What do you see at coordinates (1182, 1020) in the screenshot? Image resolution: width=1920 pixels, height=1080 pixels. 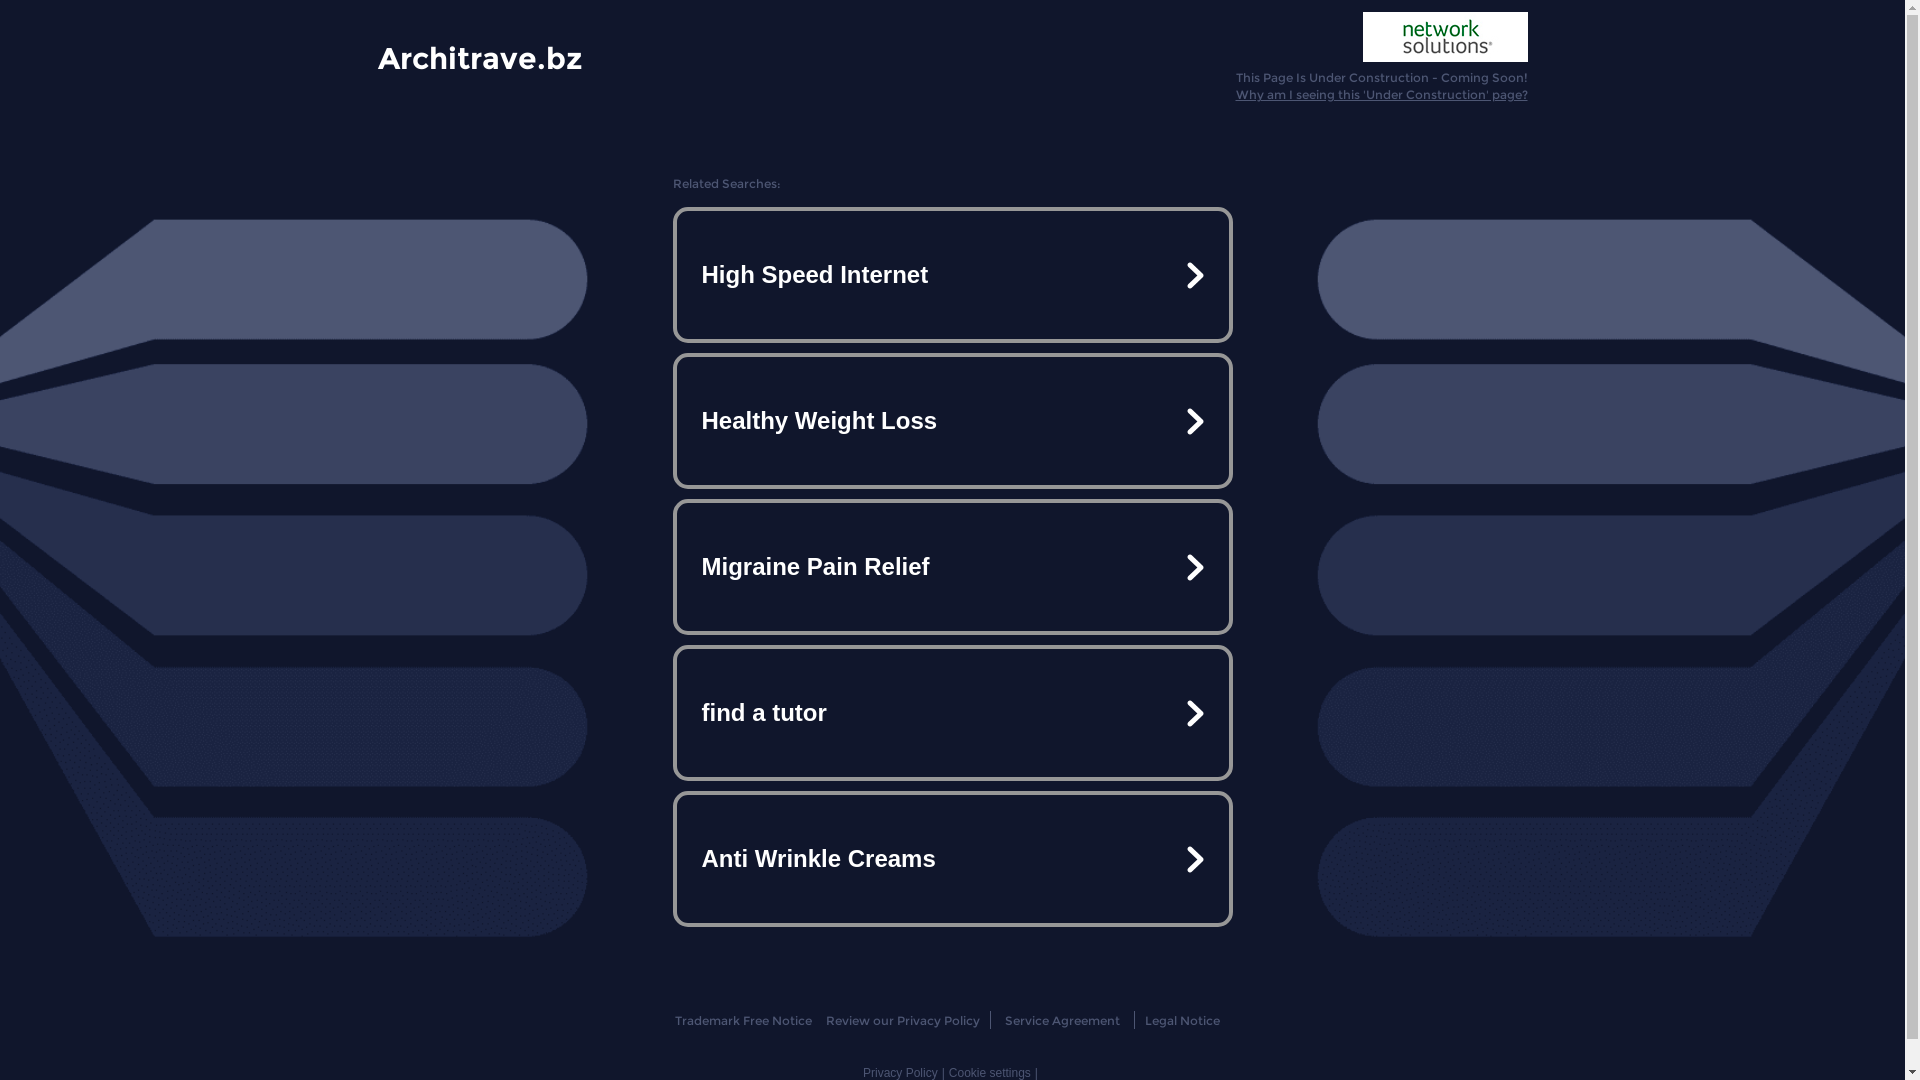 I see `'Legal Notice'` at bounding box center [1182, 1020].